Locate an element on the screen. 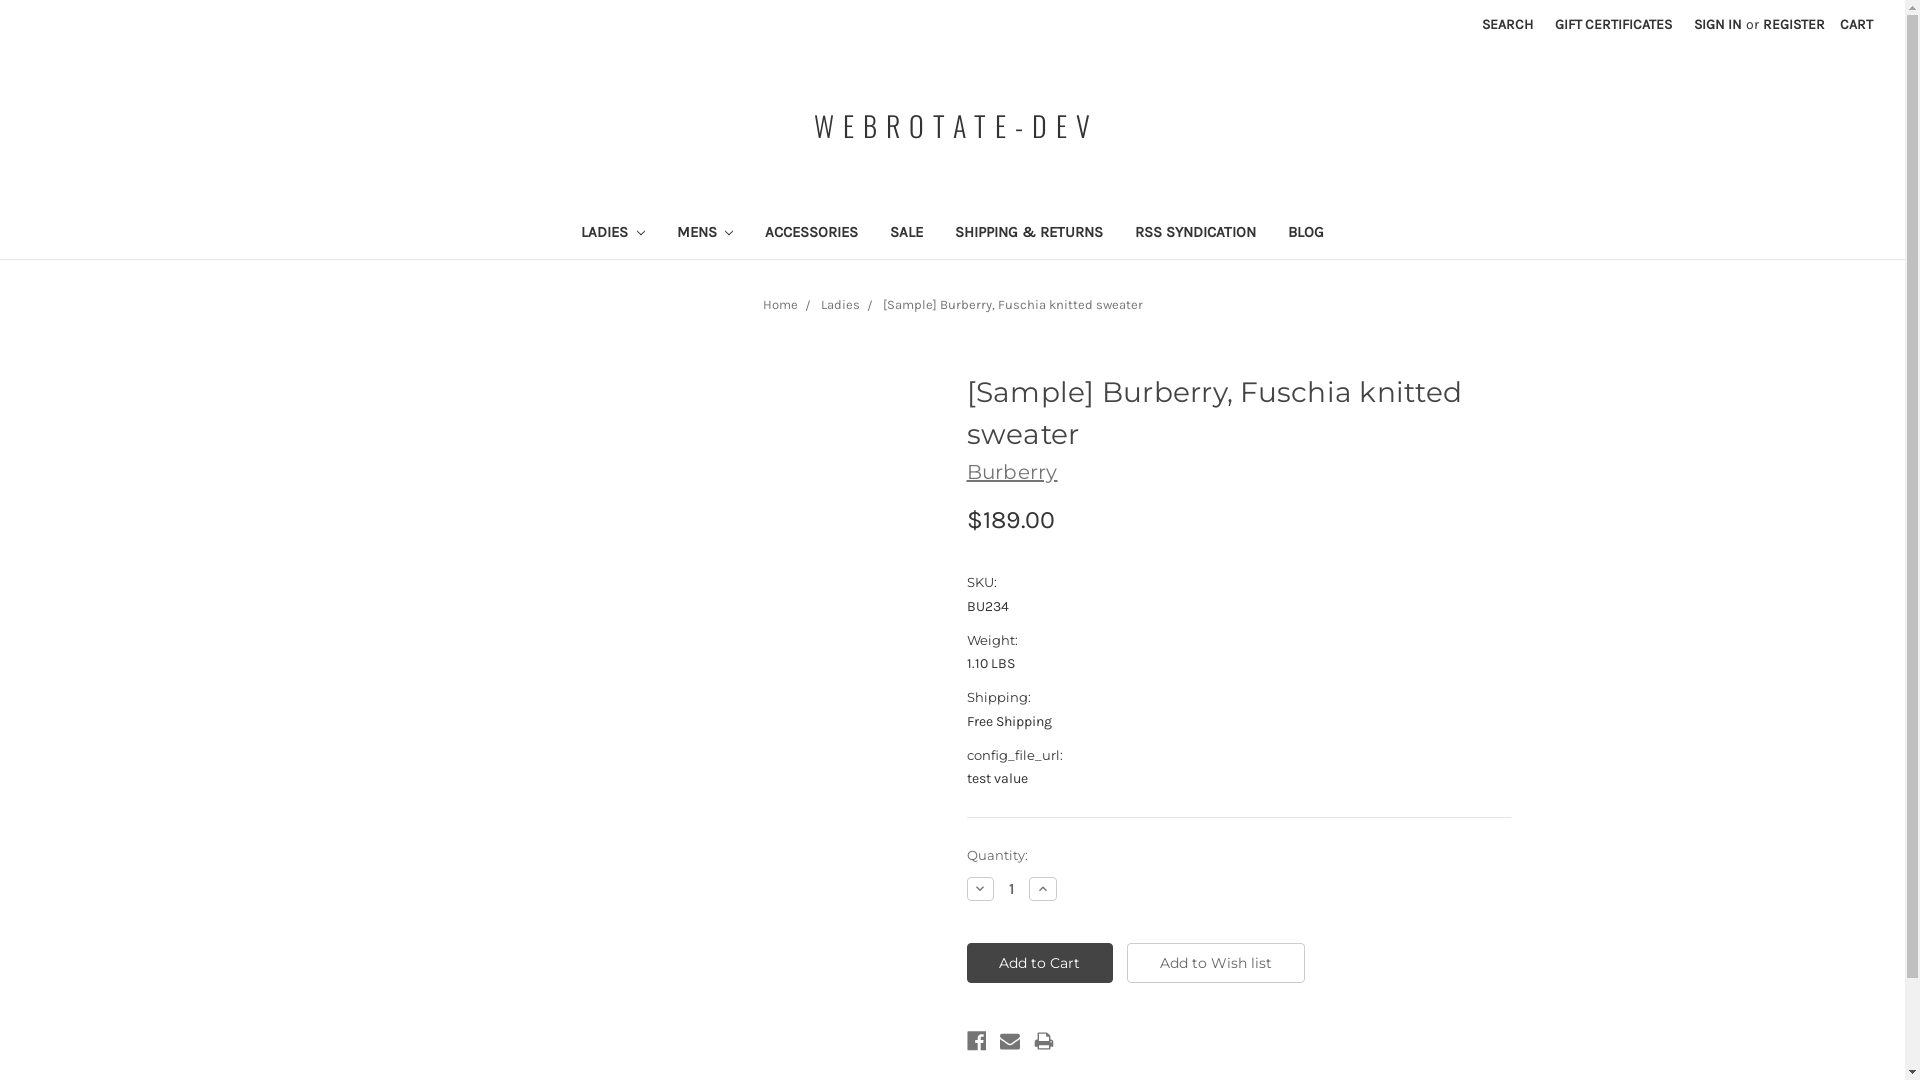 This screenshot has width=1920, height=1080. 'SEARCH' is located at coordinates (1507, 24).